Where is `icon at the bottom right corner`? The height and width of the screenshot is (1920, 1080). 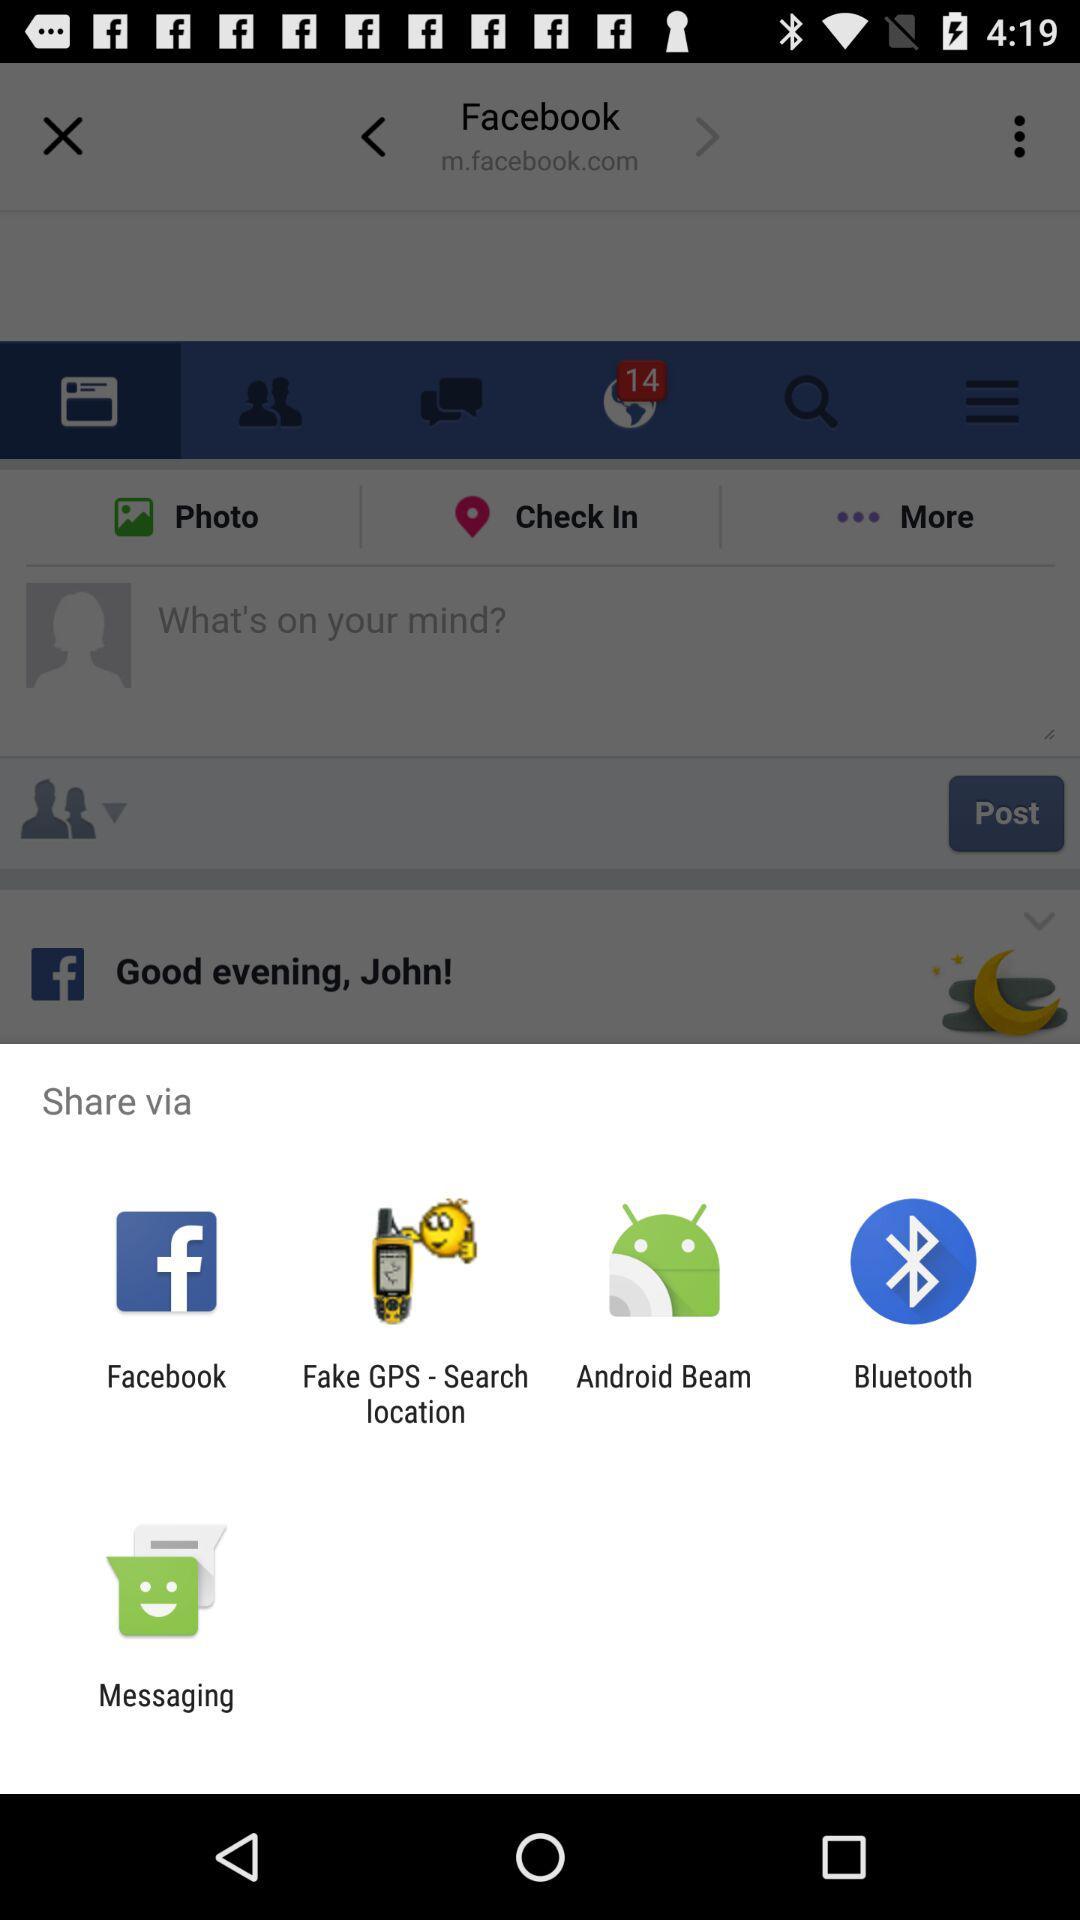
icon at the bottom right corner is located at coordinates (913, 1392).